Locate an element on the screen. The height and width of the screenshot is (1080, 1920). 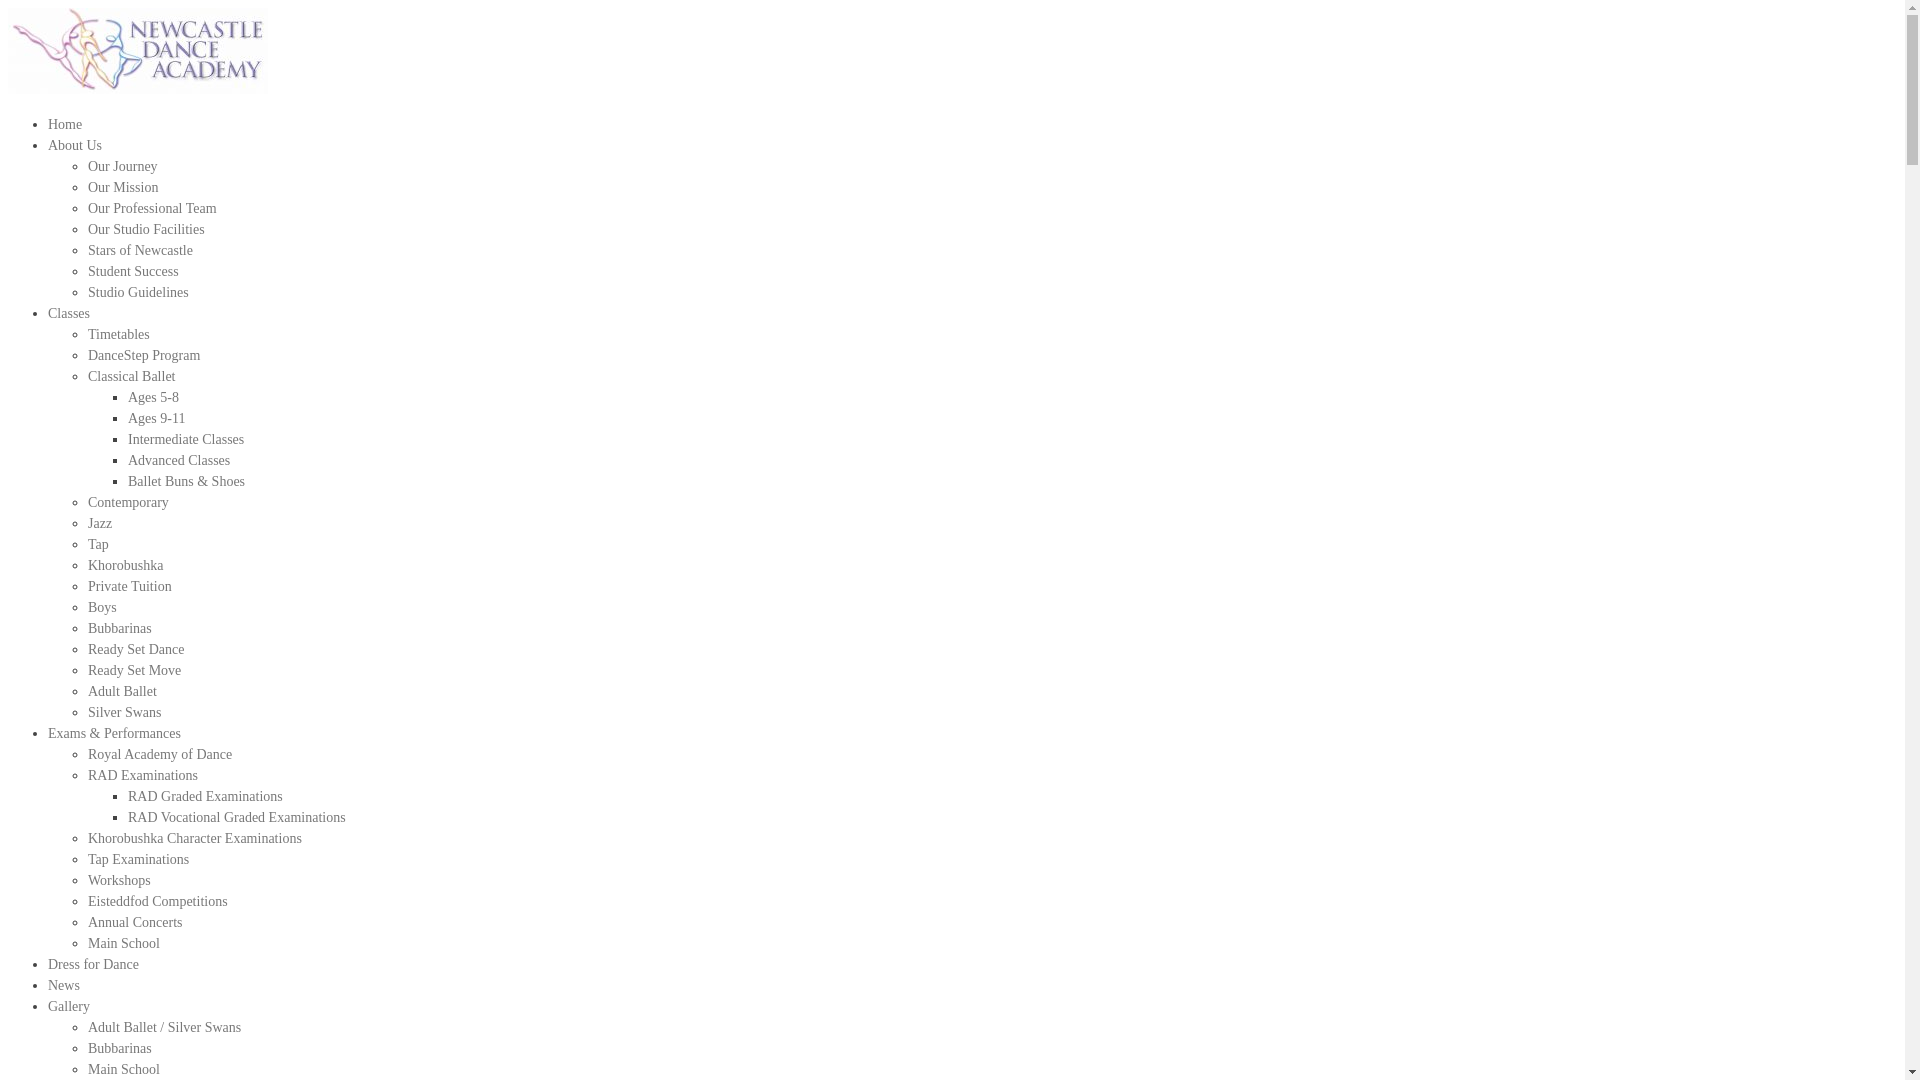
'Adult Ballet' is located at coordinates (121, 690).